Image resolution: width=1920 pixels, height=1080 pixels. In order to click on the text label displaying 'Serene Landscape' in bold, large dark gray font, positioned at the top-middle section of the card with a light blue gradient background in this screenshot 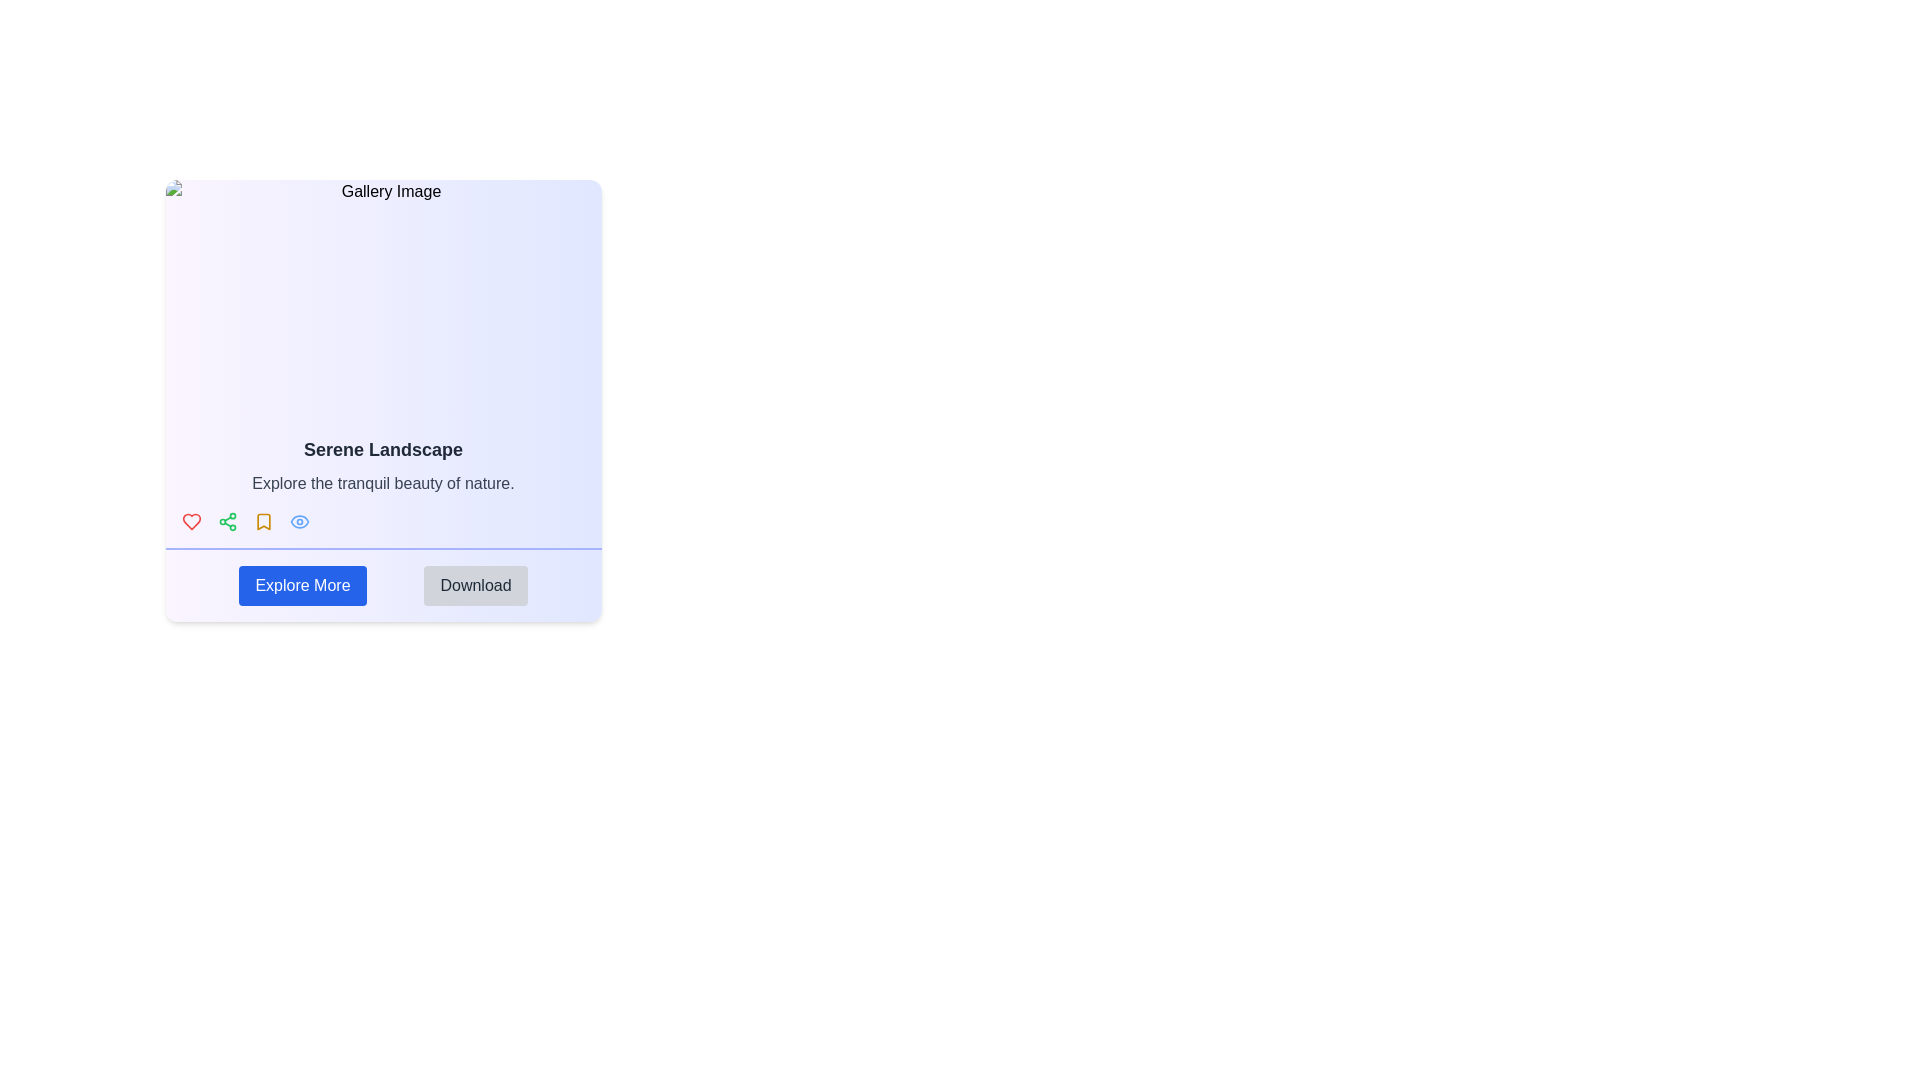, I will do `click(383, 450)`.